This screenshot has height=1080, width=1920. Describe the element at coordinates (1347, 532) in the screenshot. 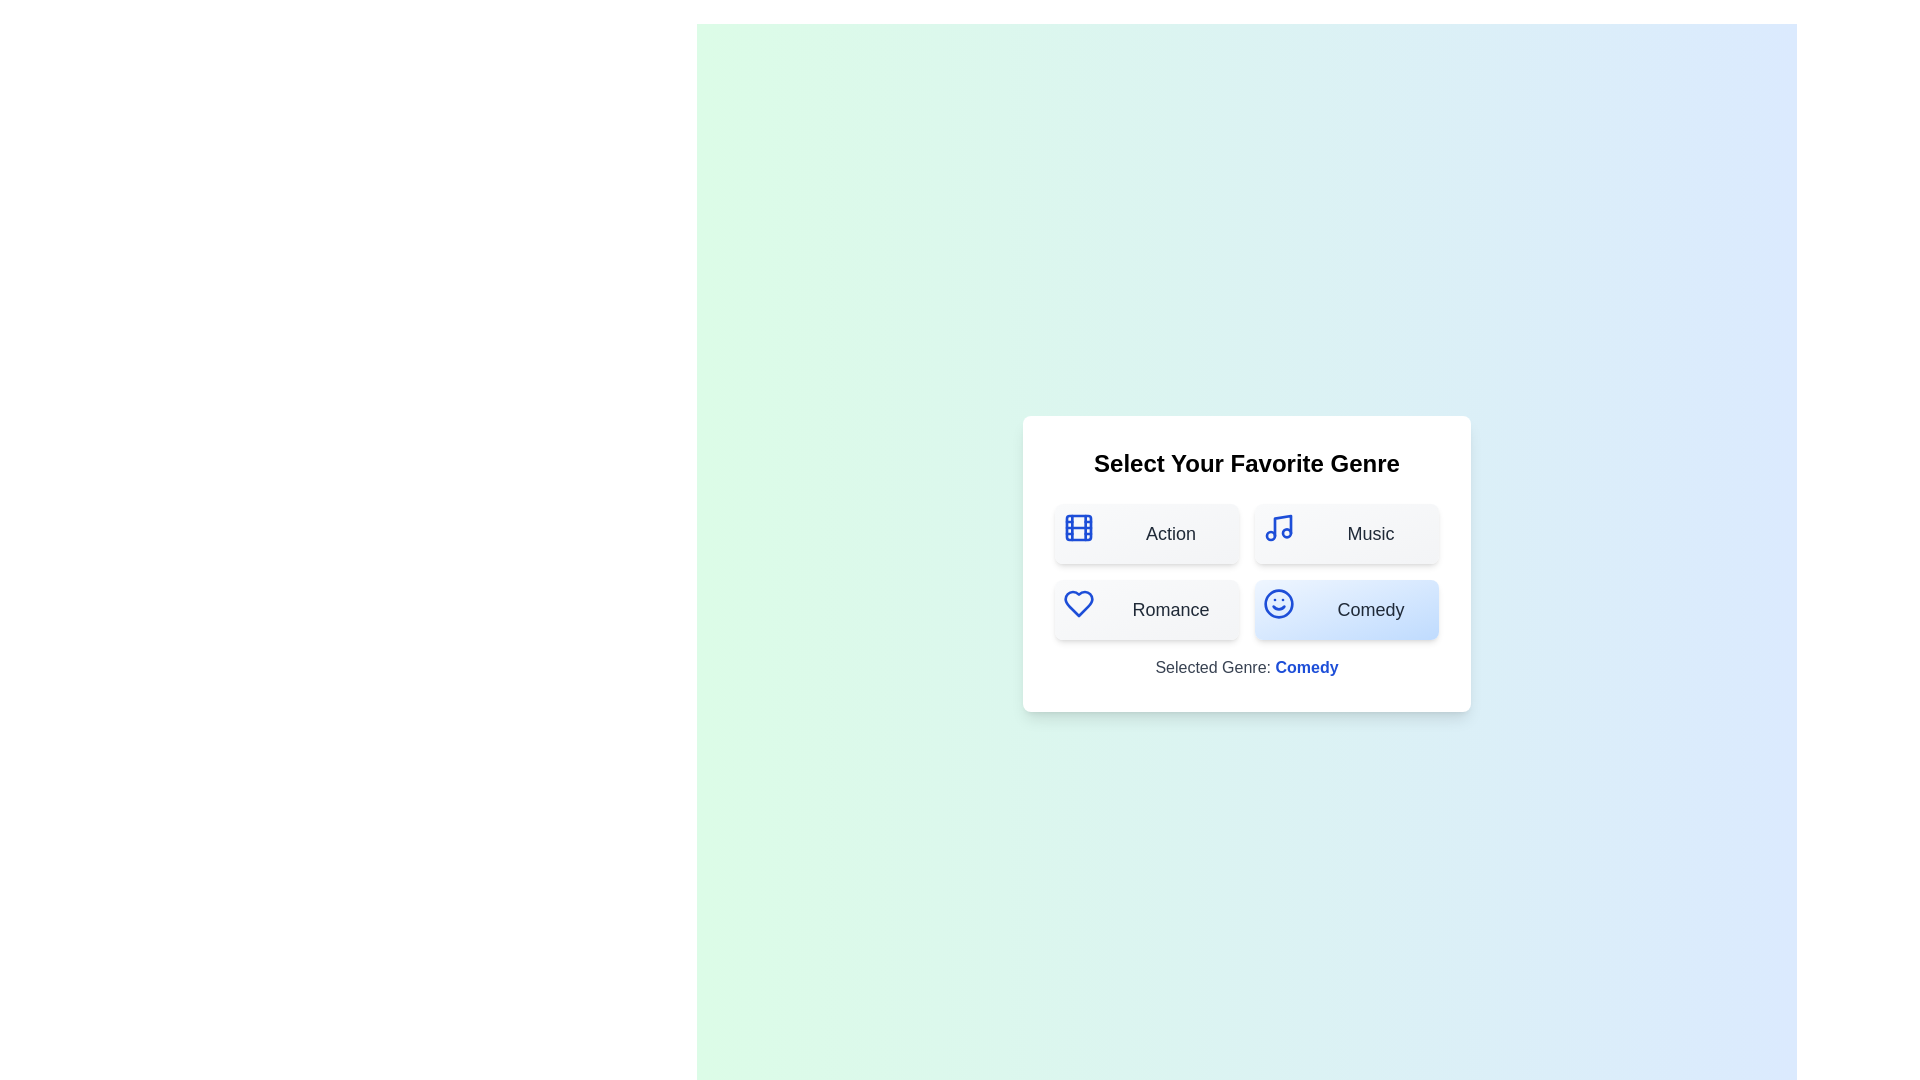

I see `the second button in the first row of the grid layout` at that location.